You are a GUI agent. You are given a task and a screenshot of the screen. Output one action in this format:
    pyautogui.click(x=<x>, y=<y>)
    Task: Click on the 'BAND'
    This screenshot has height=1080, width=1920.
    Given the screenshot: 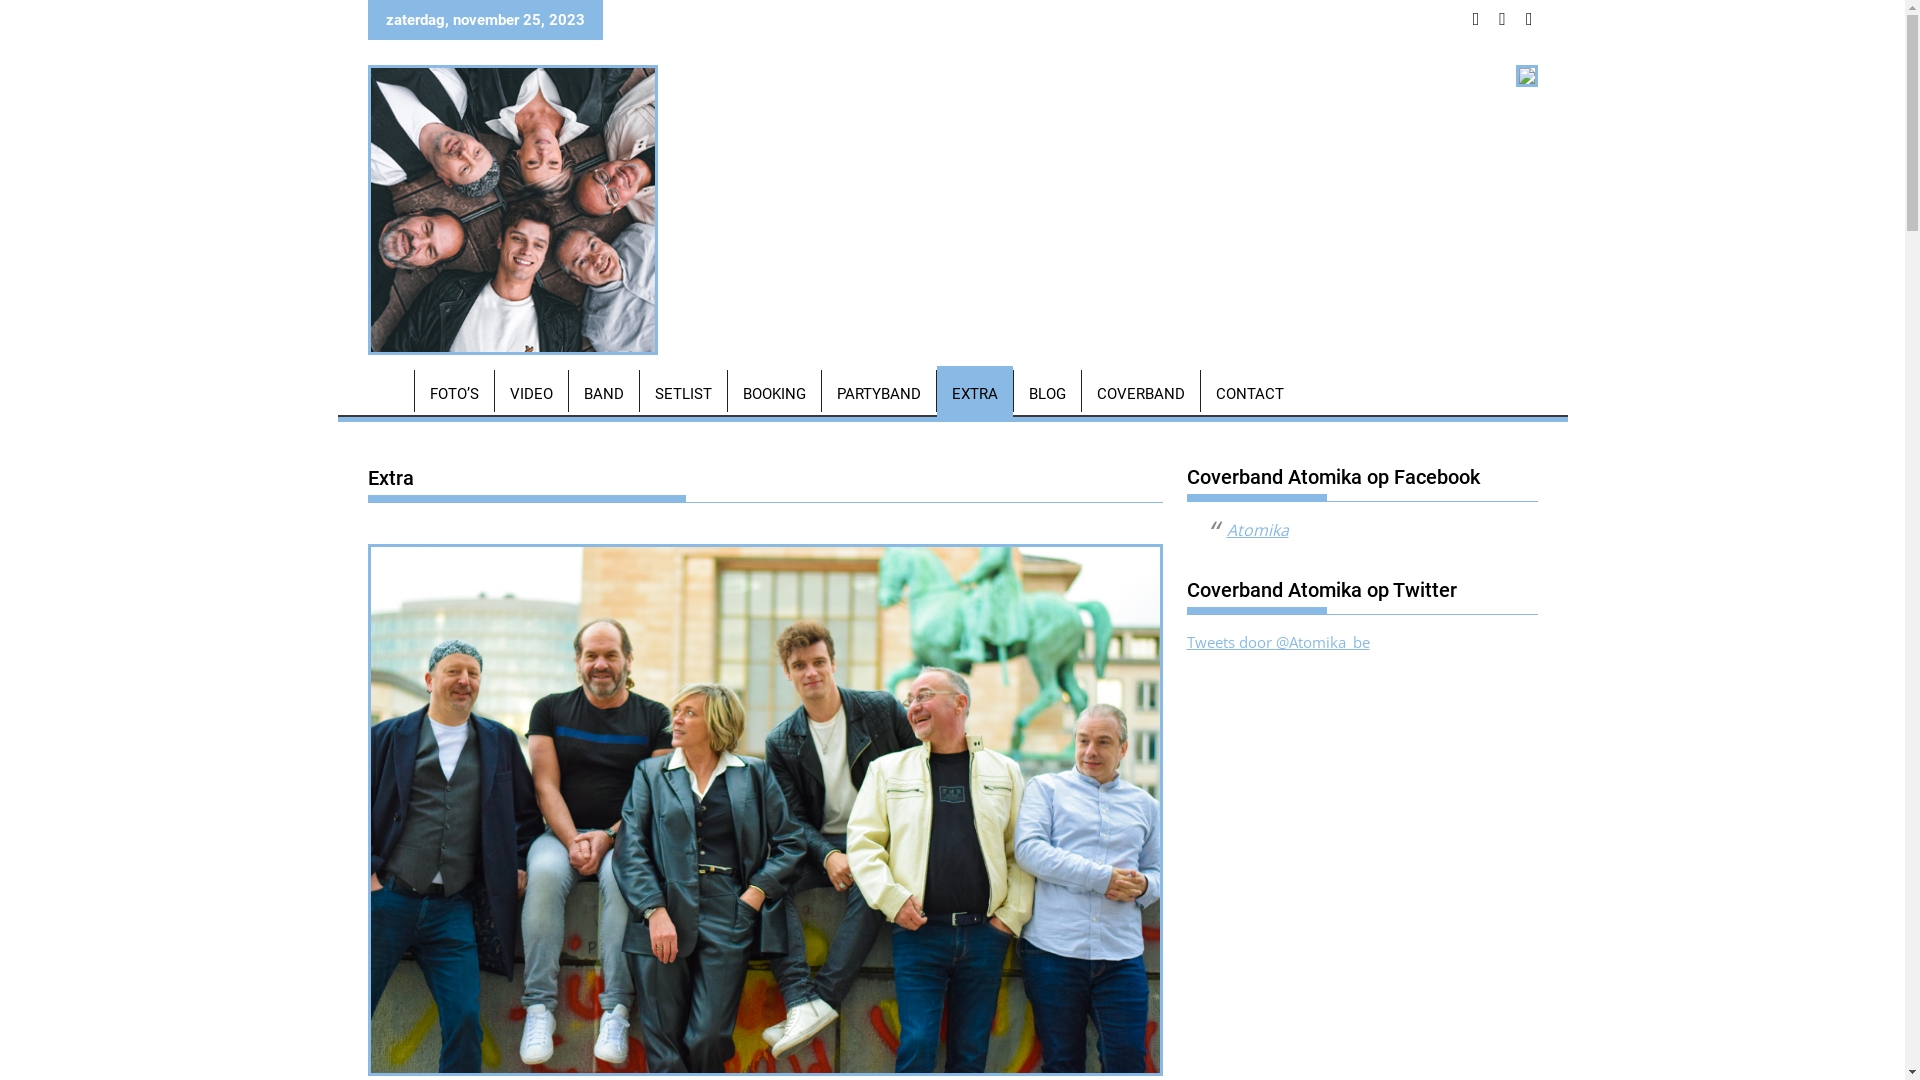 What is the action you would take?
    pyautogui.click(x=566, y=393)
    